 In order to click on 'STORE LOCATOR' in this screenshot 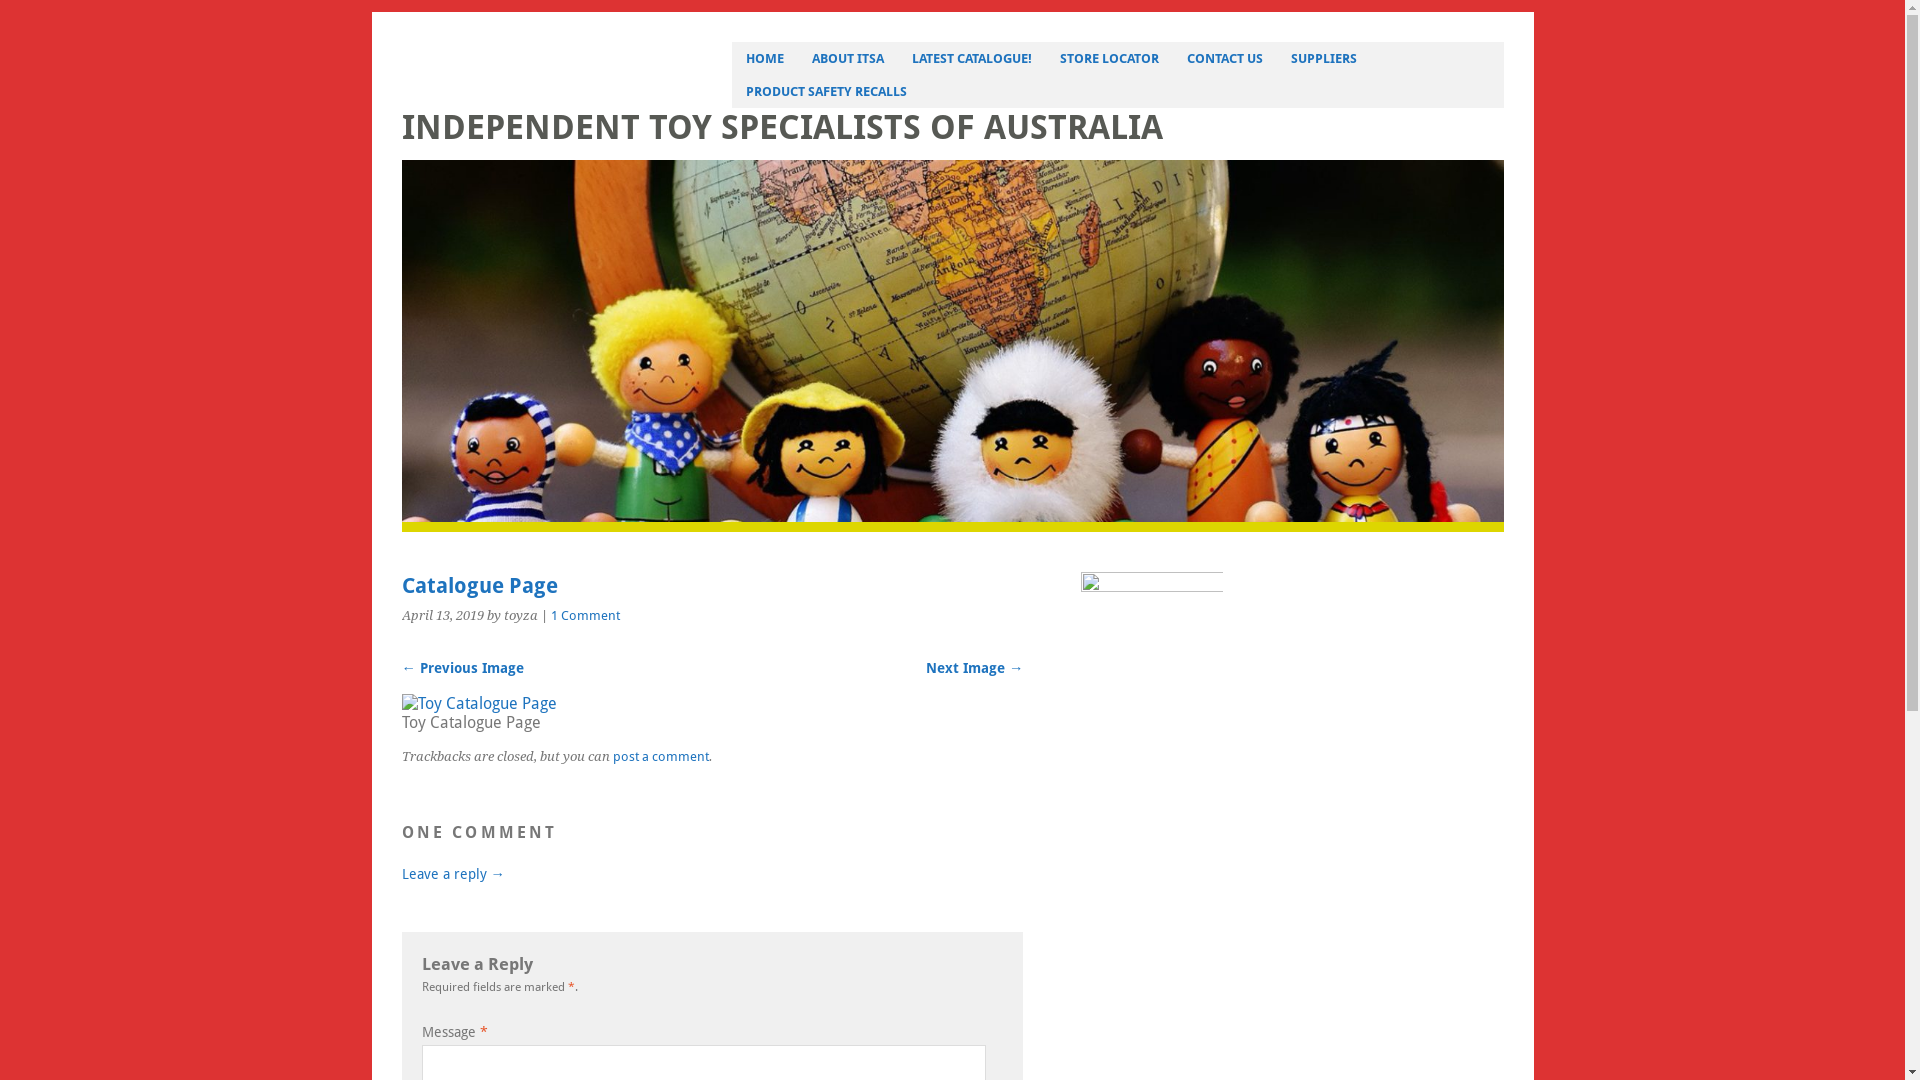, I will do `click(1108, 57)`.